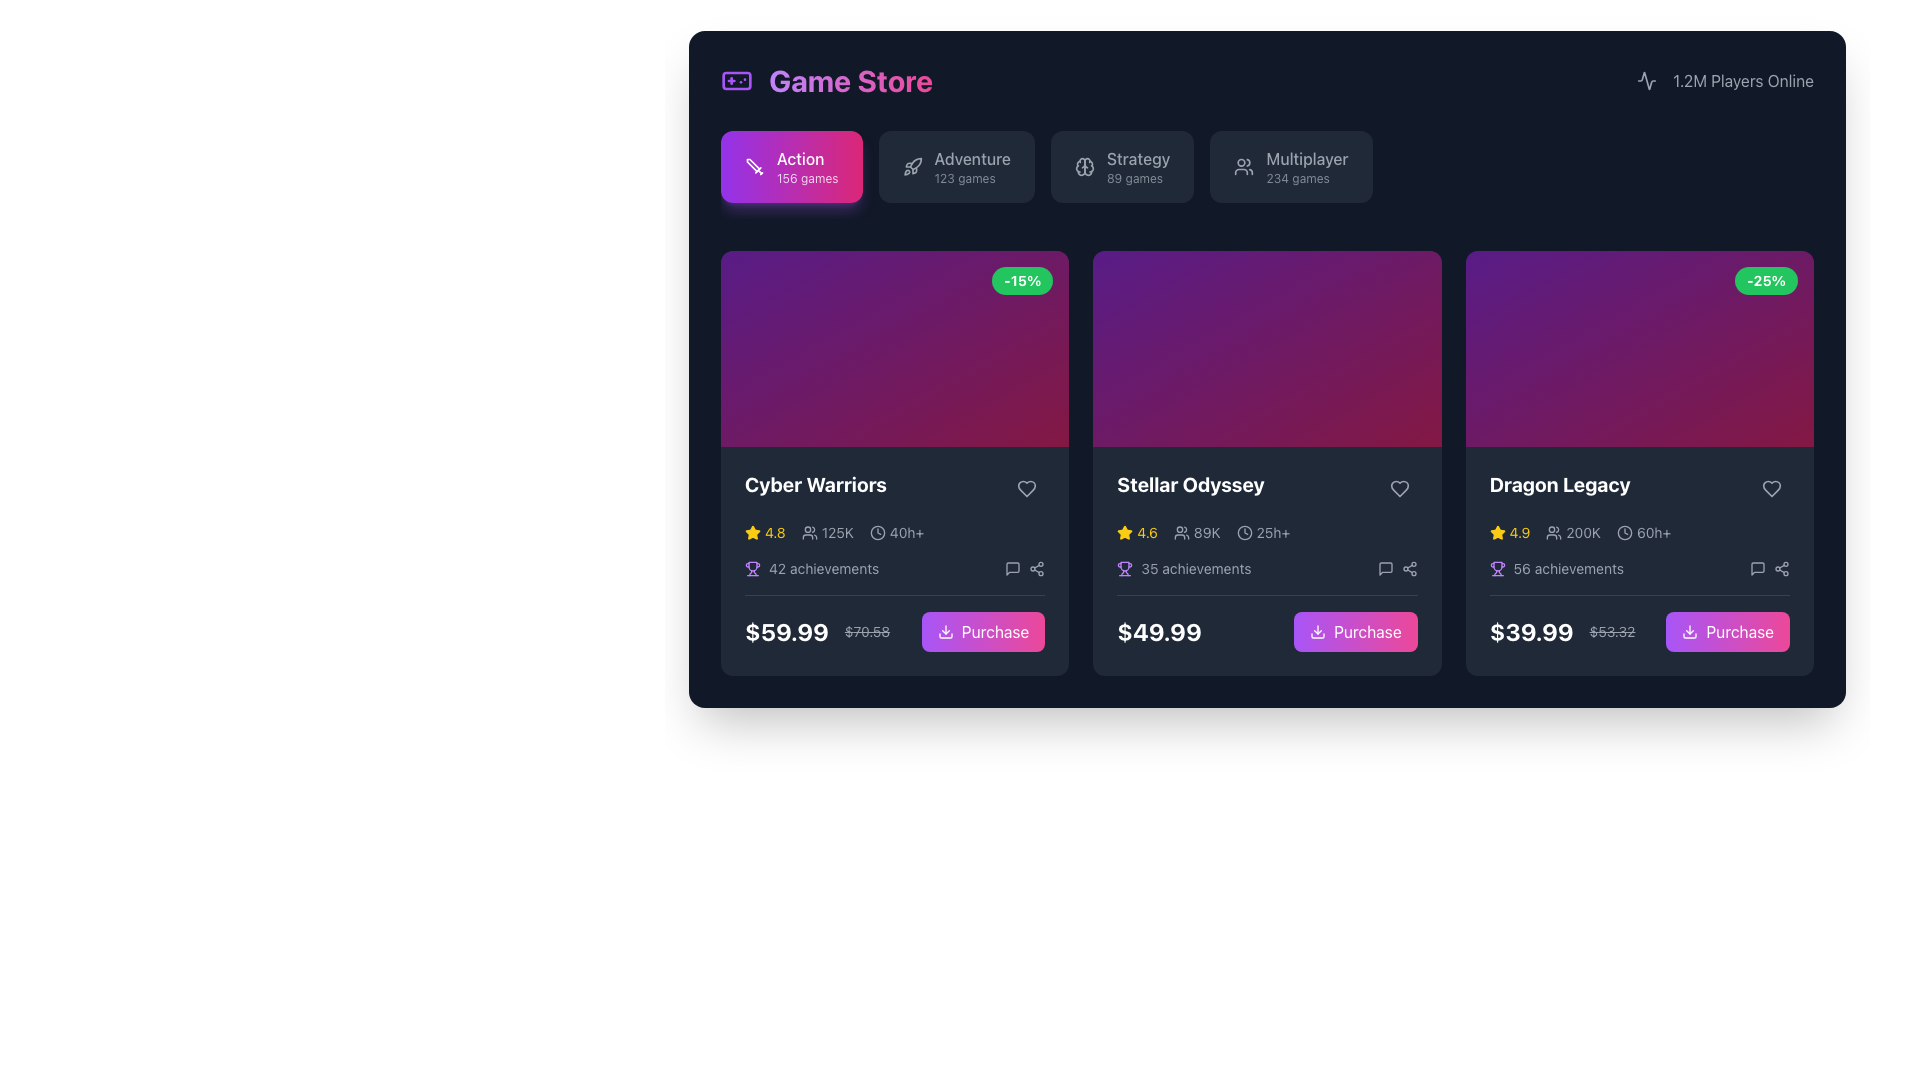  I want to click on pricing details displayed in the bottom-left section of the 'Cyber Warriors' game card, which highlights the current and original prices, so click(894, 622).